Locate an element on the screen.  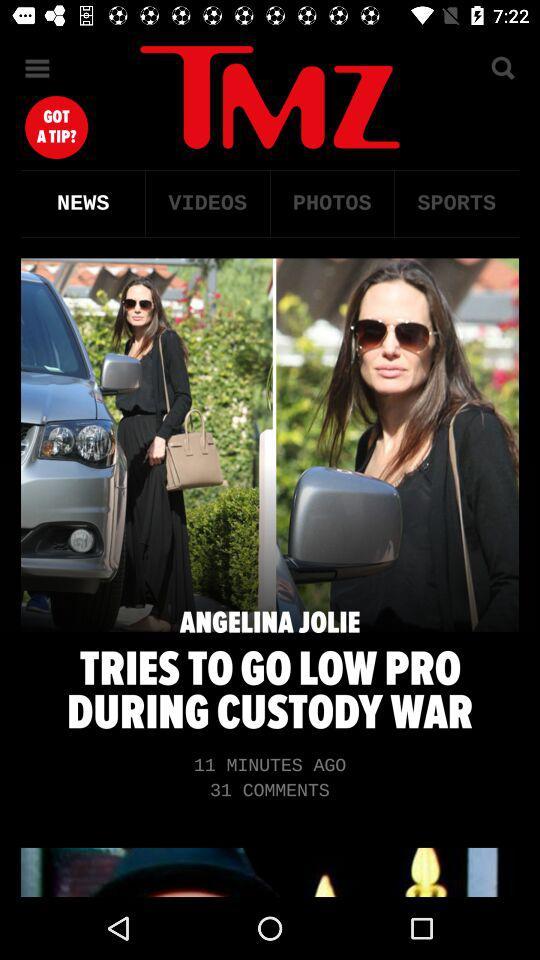
serttings is located at coordinates (37, 68).